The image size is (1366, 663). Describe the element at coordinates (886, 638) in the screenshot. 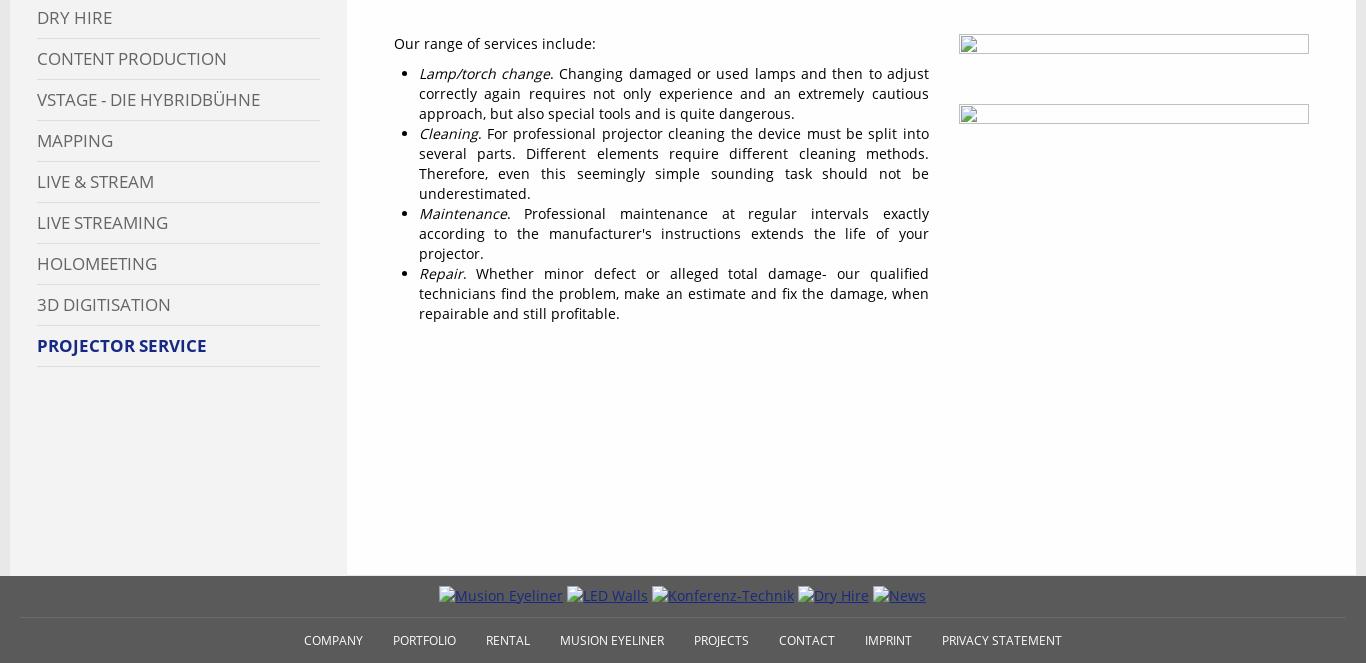

I see `'Imprint'` at that location.